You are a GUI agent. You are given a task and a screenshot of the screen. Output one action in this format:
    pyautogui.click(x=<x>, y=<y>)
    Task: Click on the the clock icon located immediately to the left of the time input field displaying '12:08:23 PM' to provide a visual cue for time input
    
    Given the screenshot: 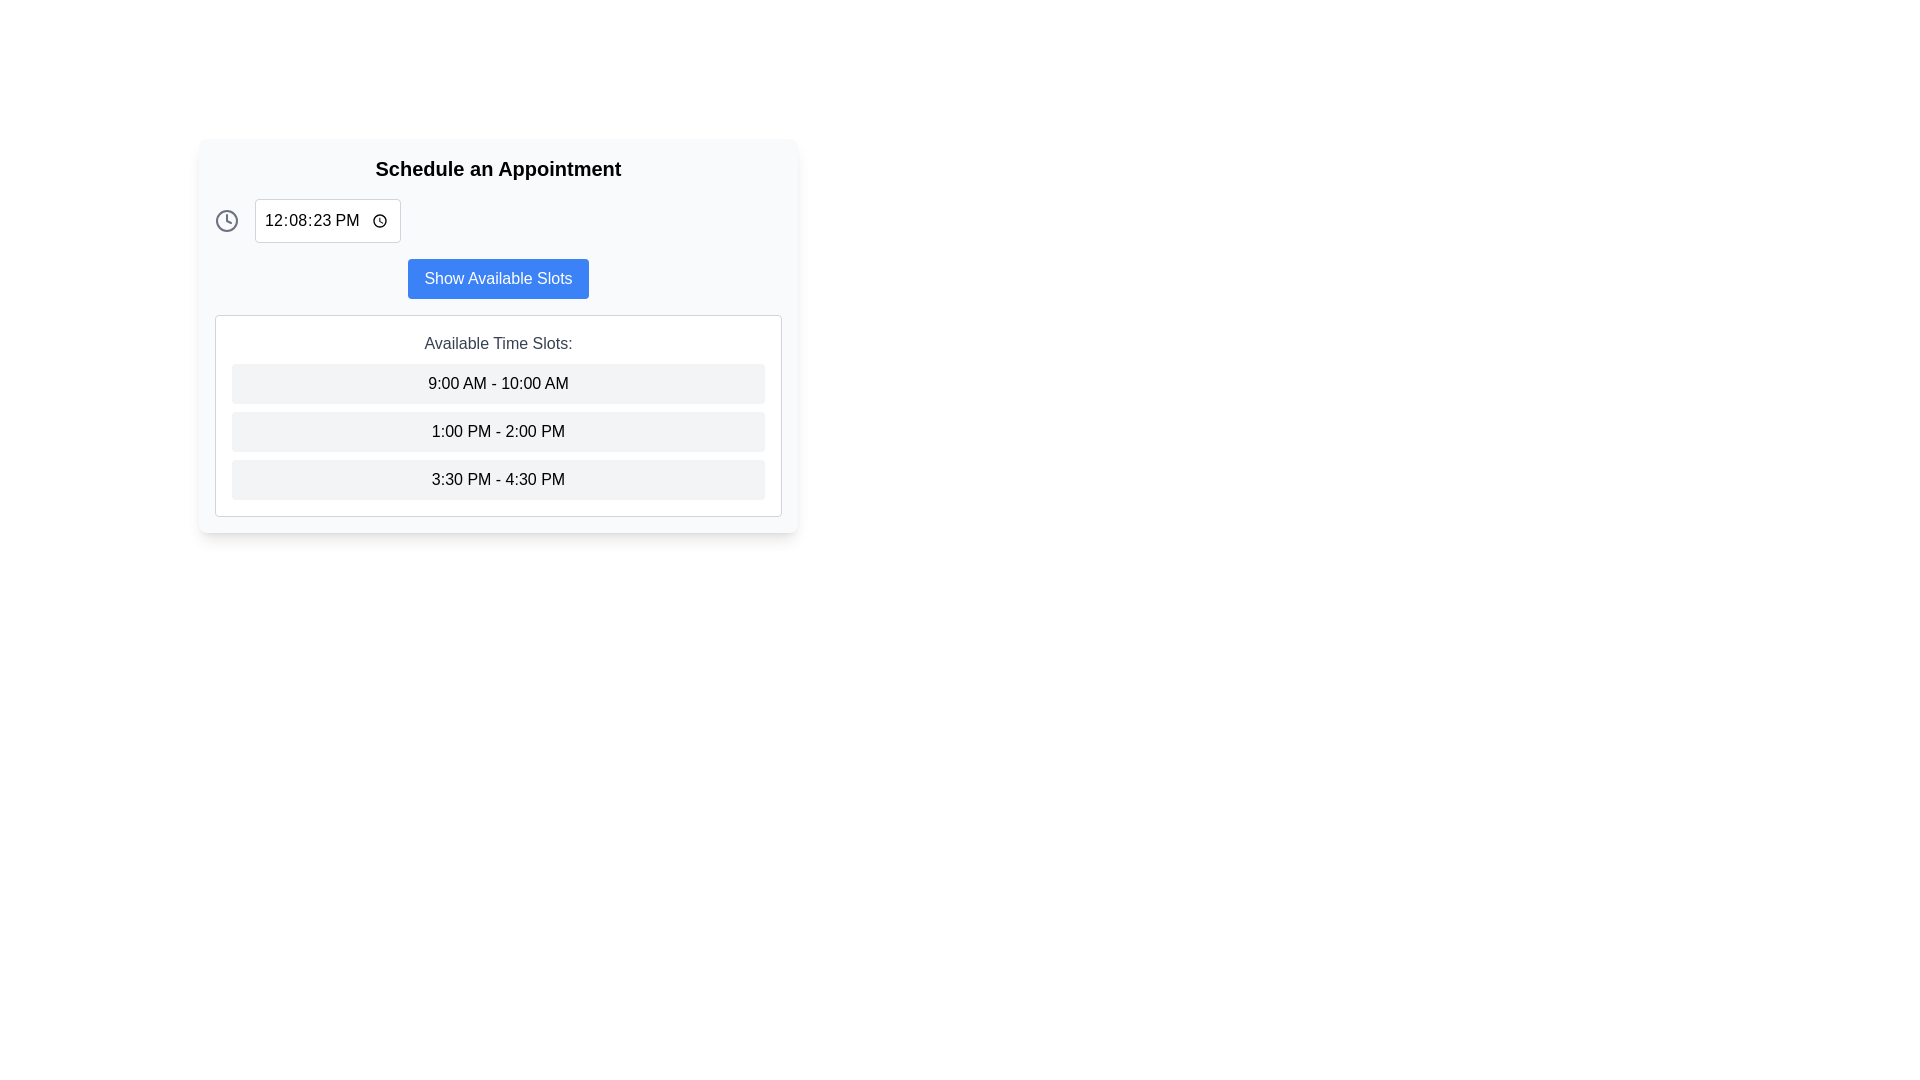 What is the action you would take?
    pyautogui.click(x=226, y=220)
    